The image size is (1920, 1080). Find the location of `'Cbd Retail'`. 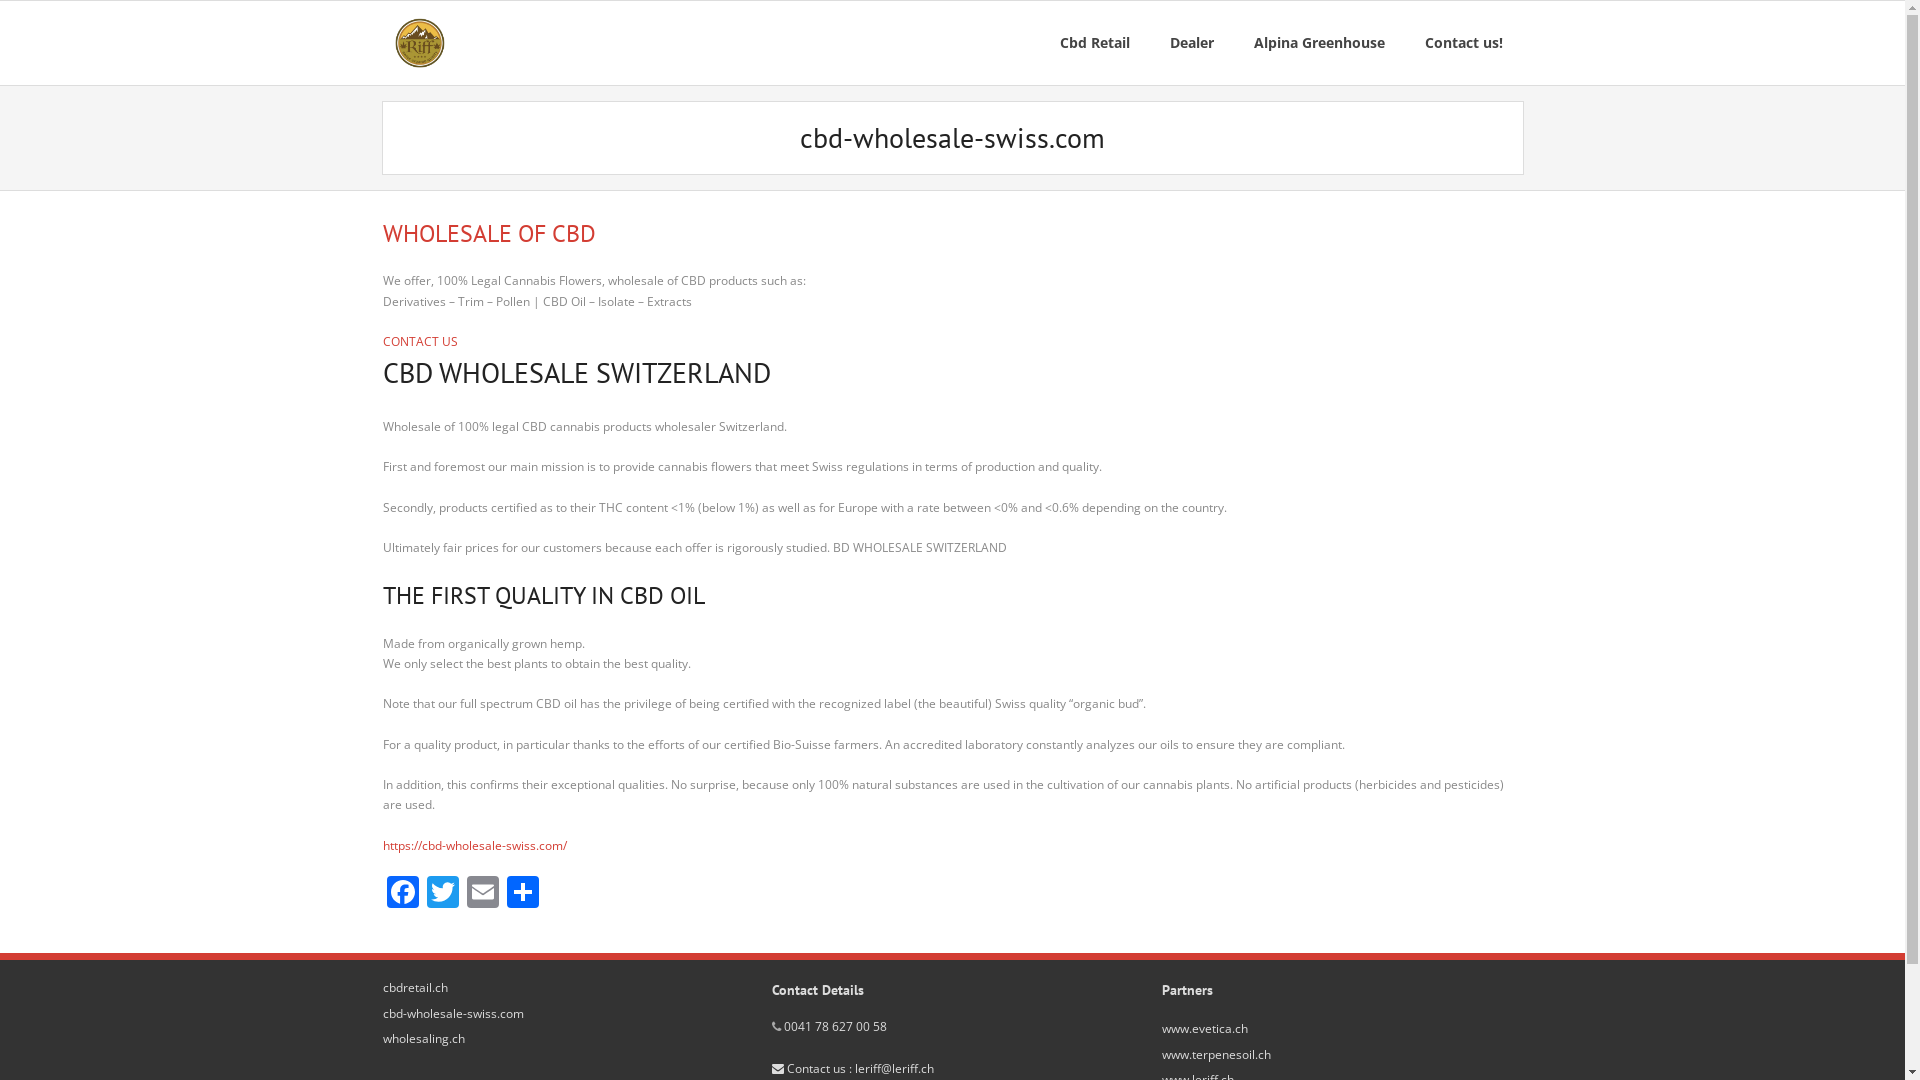

'Cbd Retail' is located at coordinates (1093, 42).